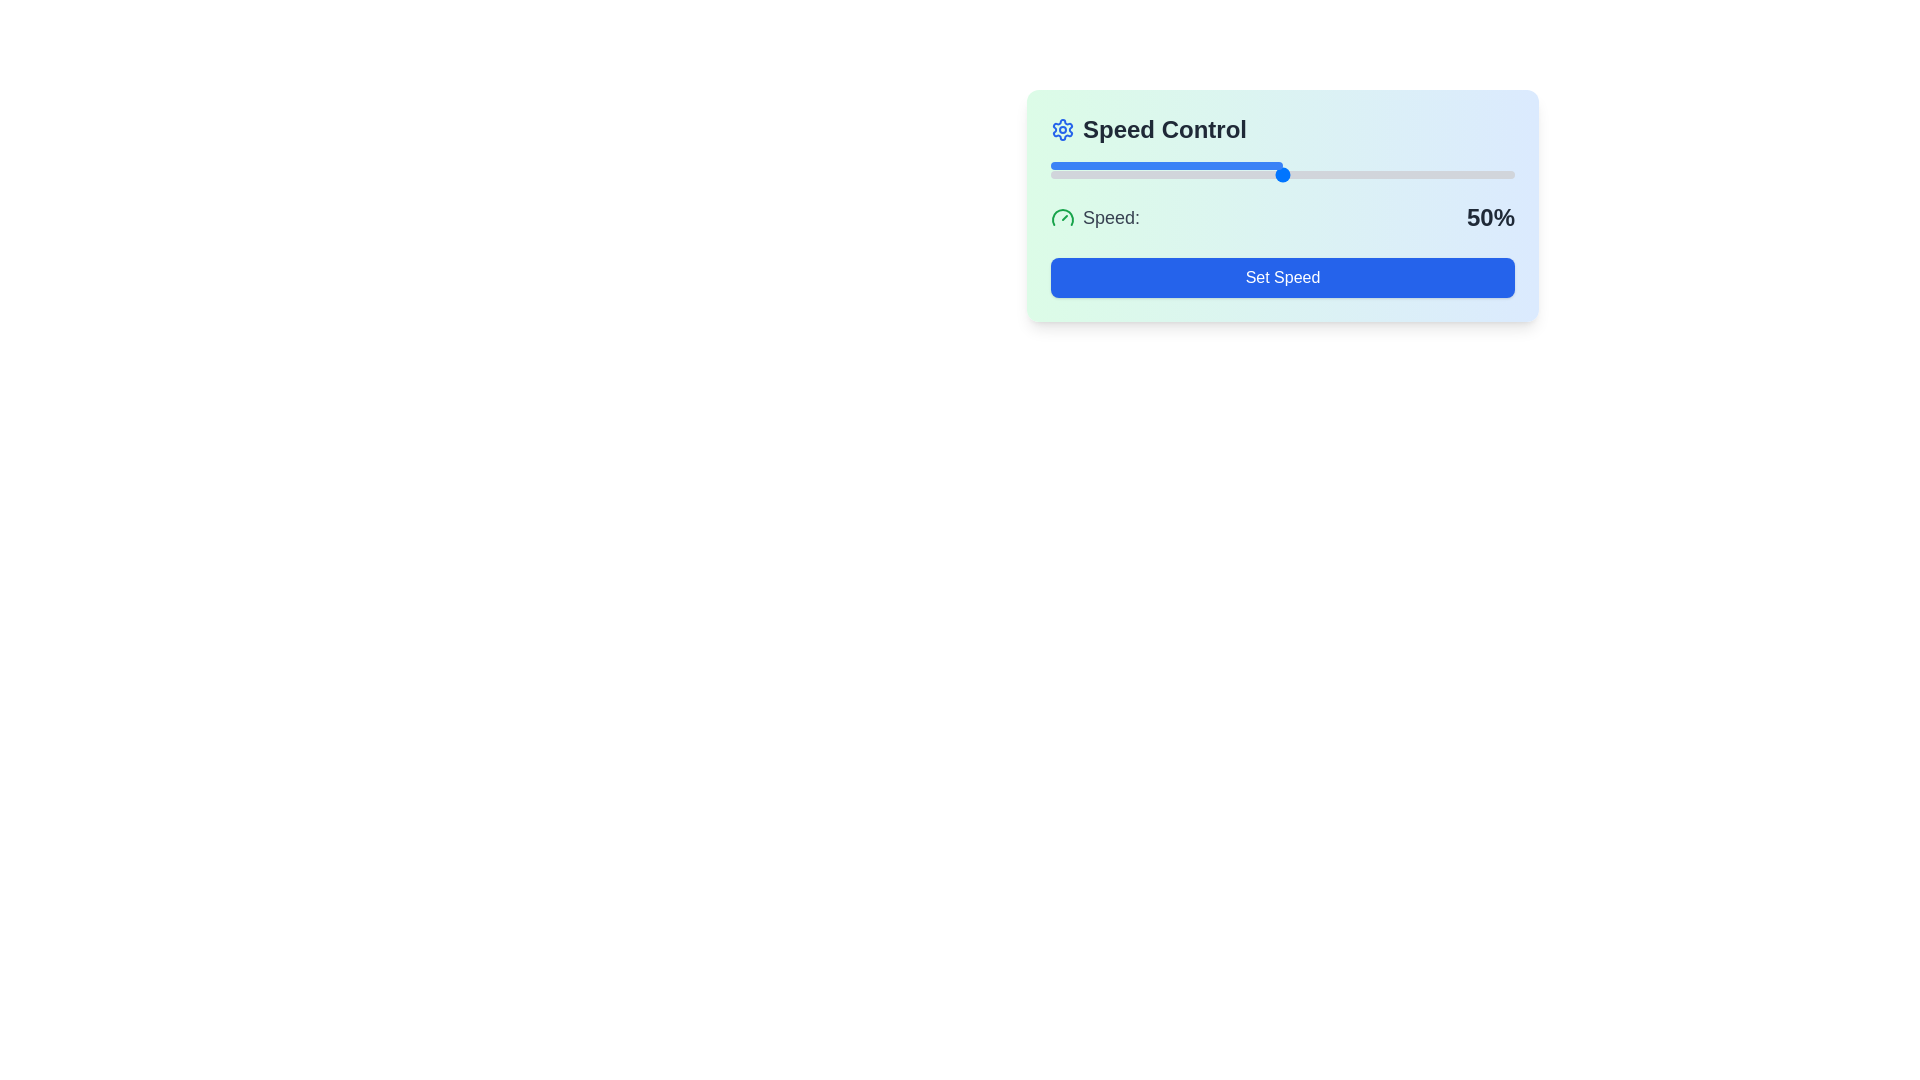  I want to click on the text label displaying 'Speed:' which is styled in gray and located immediately after a small green gauge icon in the speed control interface, so click(1110, 218).